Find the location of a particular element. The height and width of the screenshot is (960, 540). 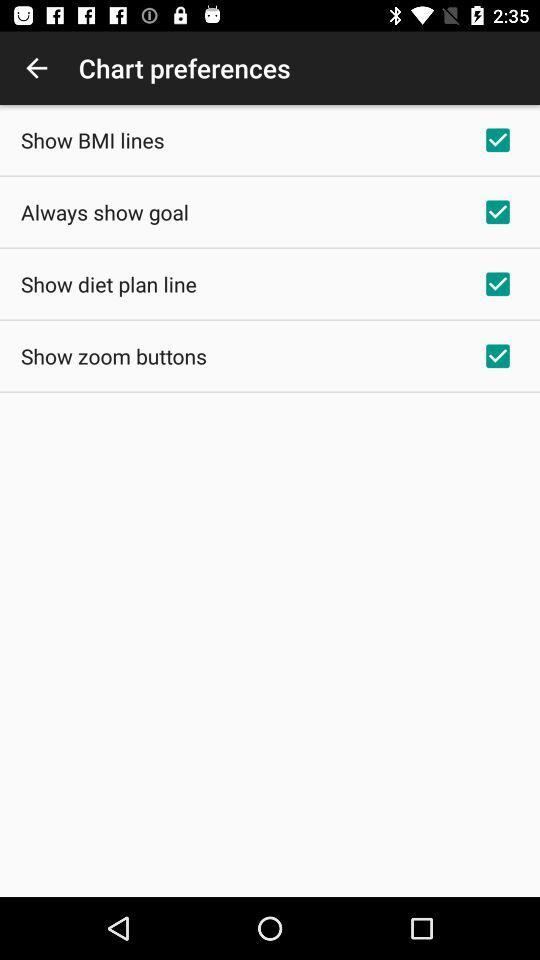

icon above the always show goal app is located at coordinates (91, 139).